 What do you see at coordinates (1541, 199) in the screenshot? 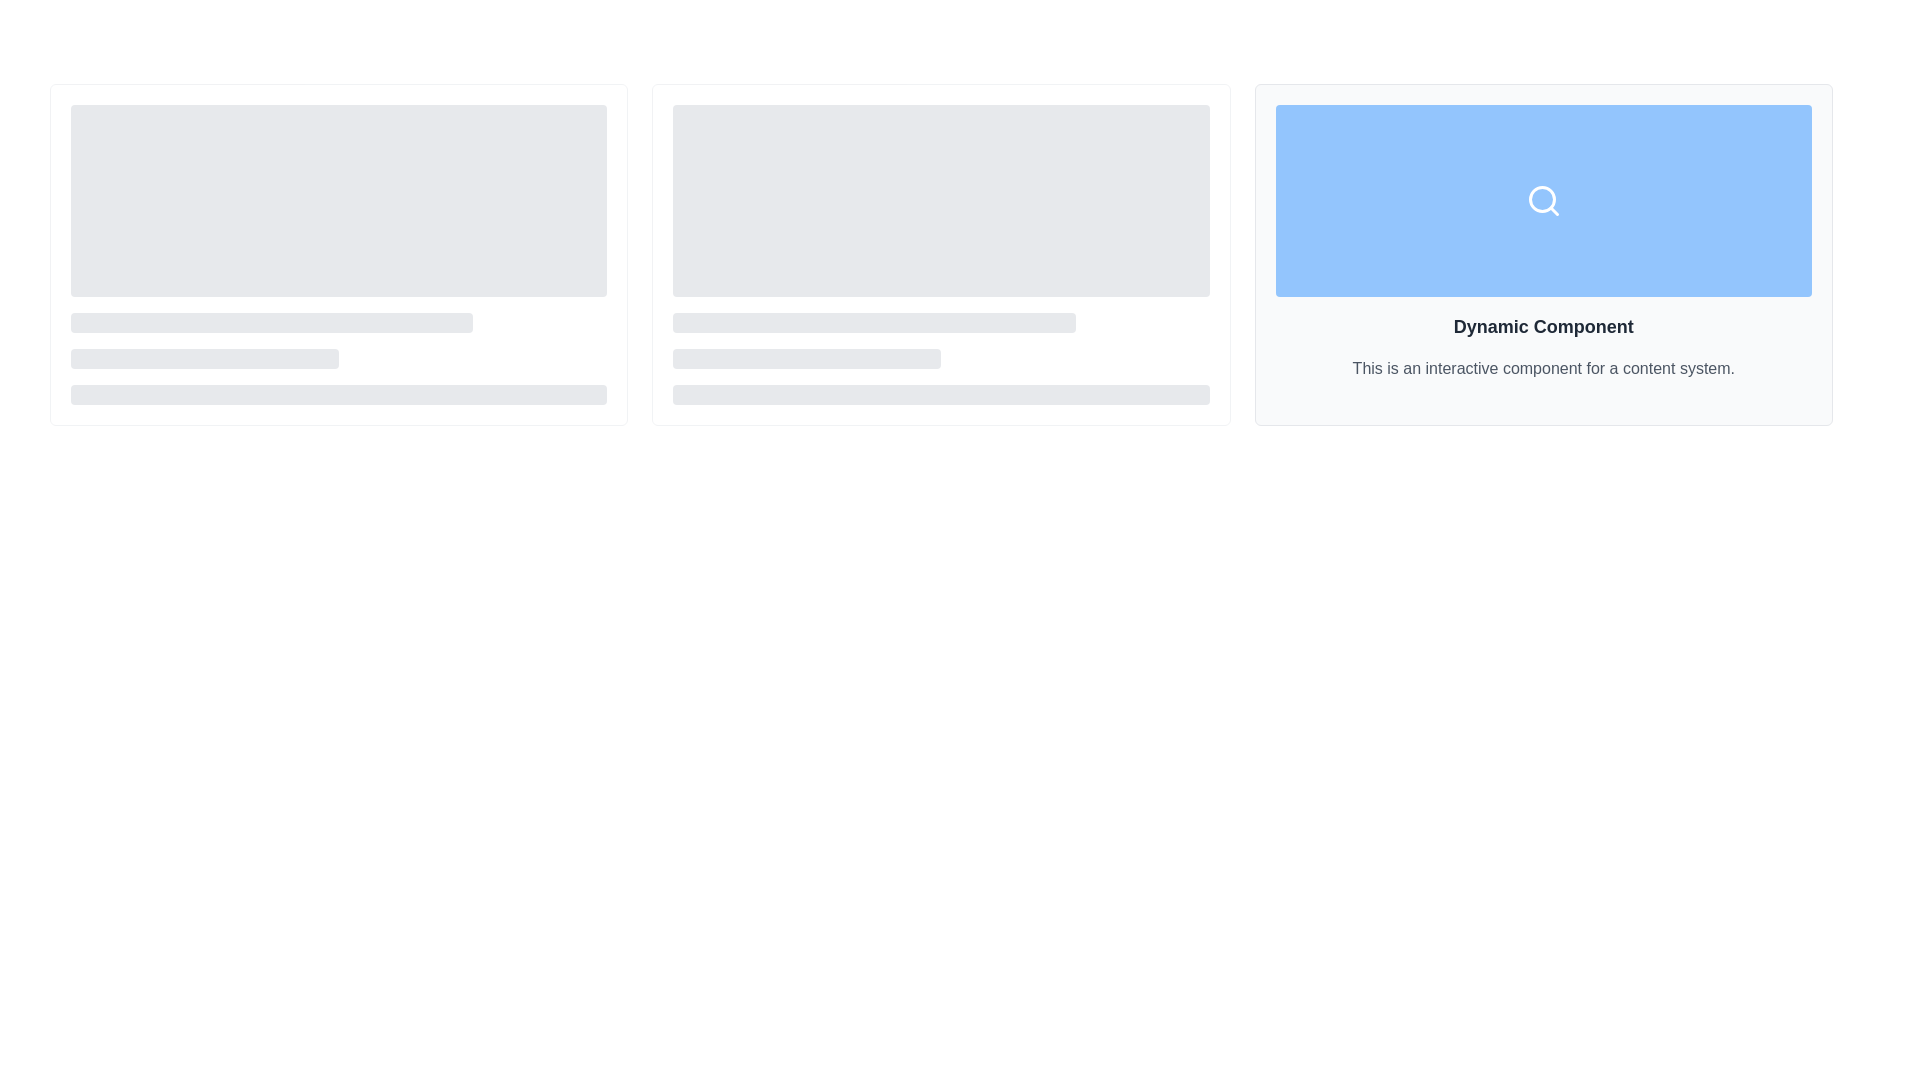
I see `the circular lens of the magnifying glass icon, which indicates a search function in the UI` at bounding box center [1541, 199].